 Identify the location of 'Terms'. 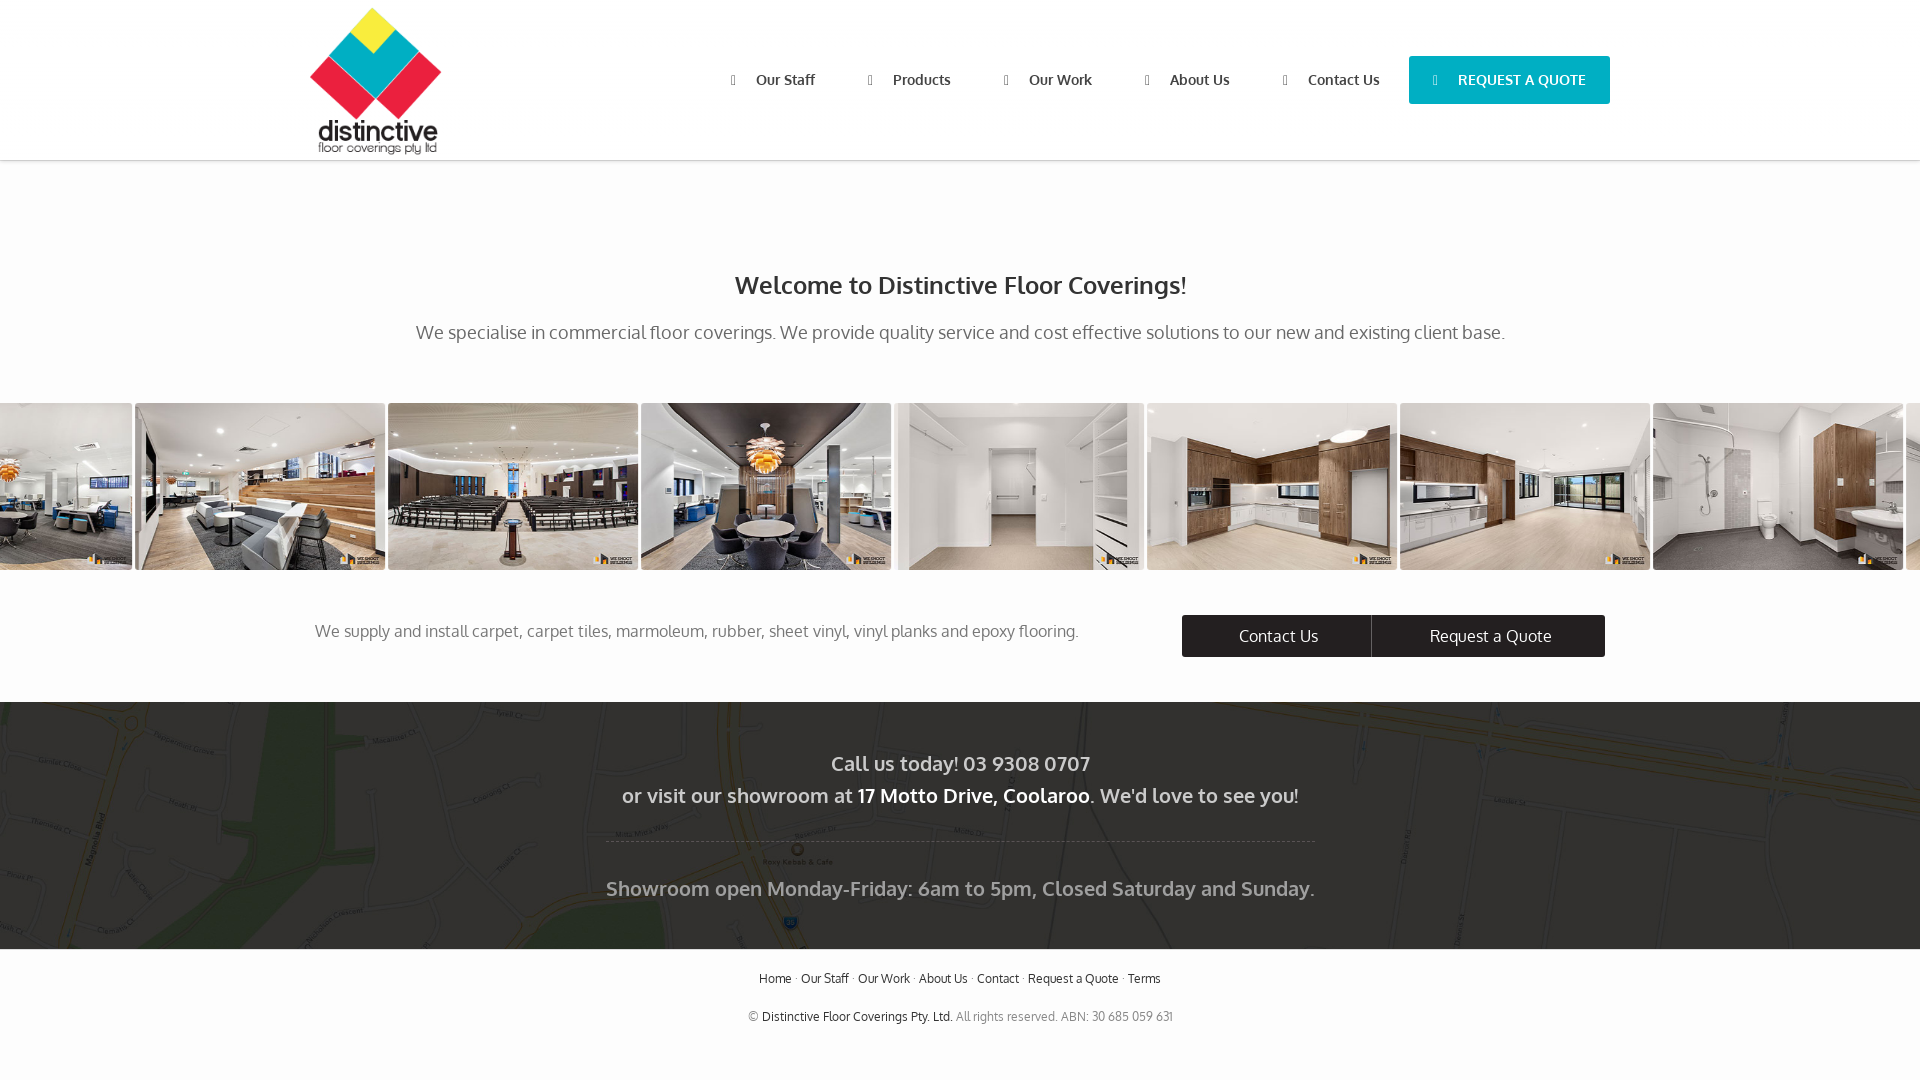
(1144, 977).